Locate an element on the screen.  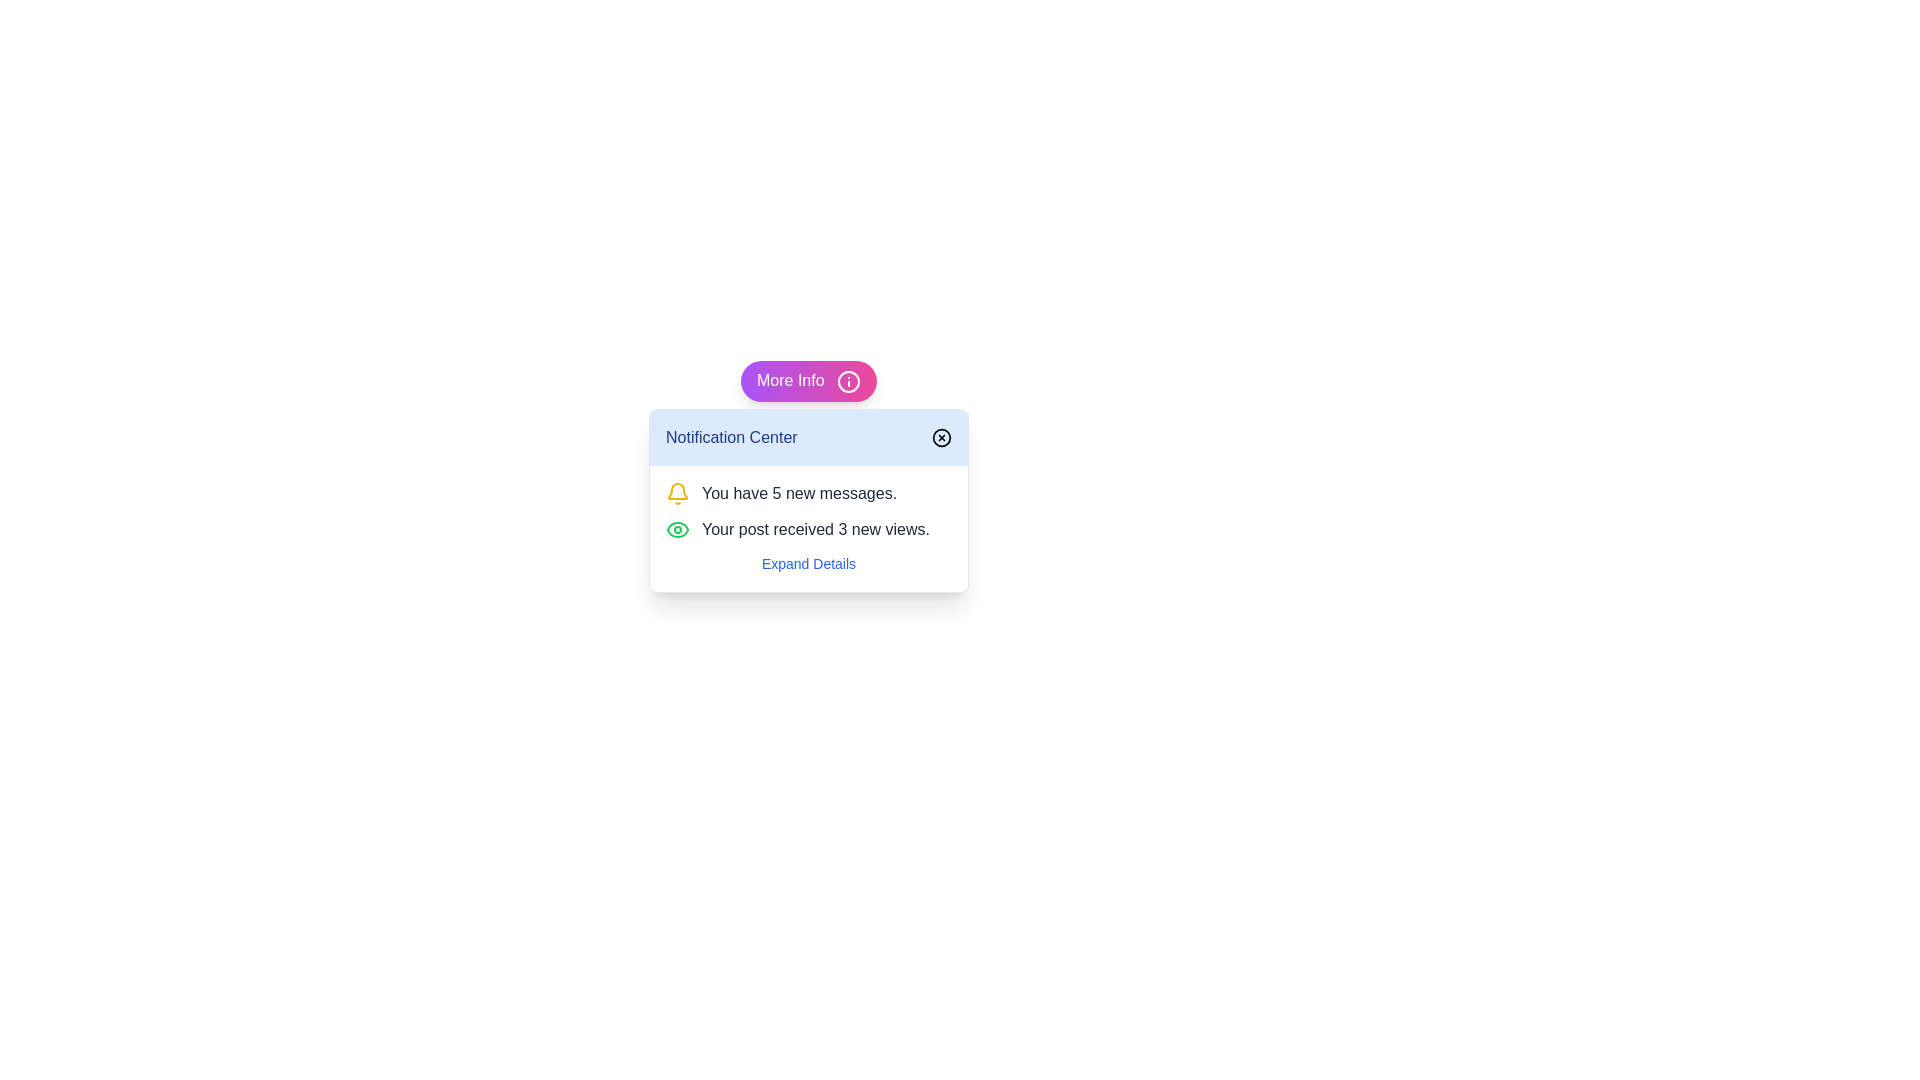
the circular outline within the icon located at the top-right corner of the Notification Center card is located at coordinates (940, 437).